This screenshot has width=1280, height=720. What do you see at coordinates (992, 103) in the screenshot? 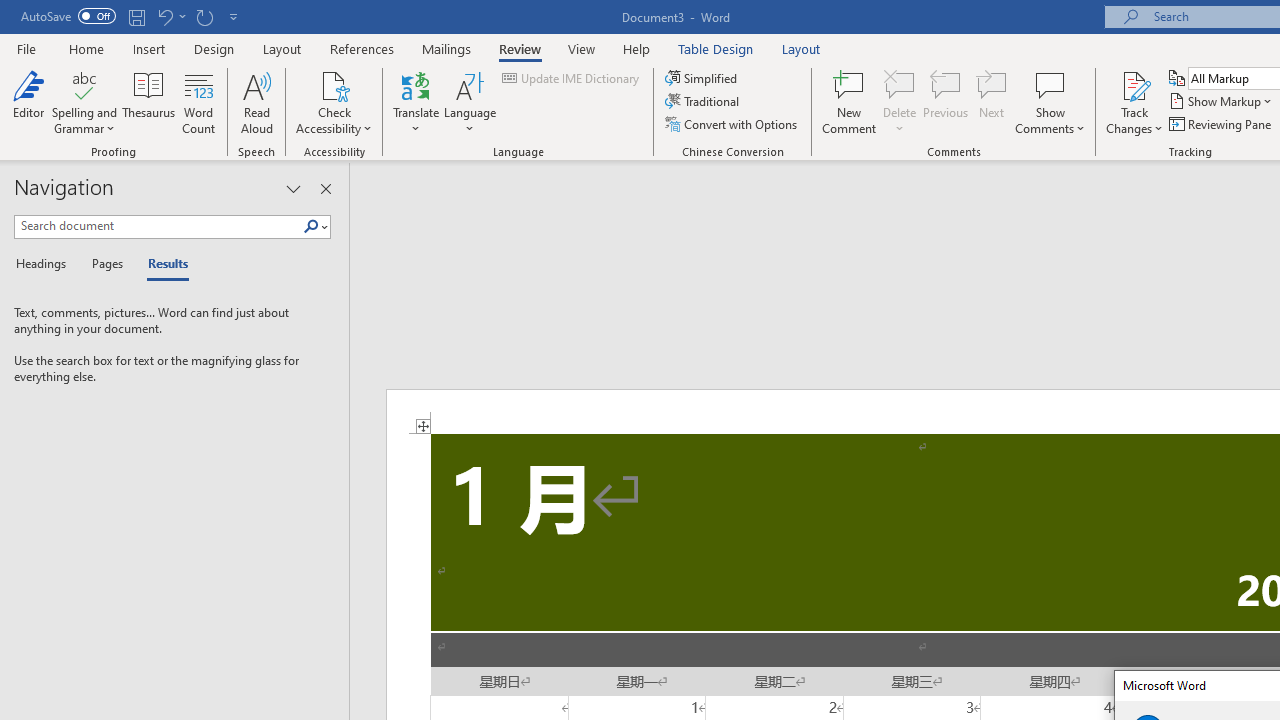
I see `'Next'` at bounding box center [992, 103].